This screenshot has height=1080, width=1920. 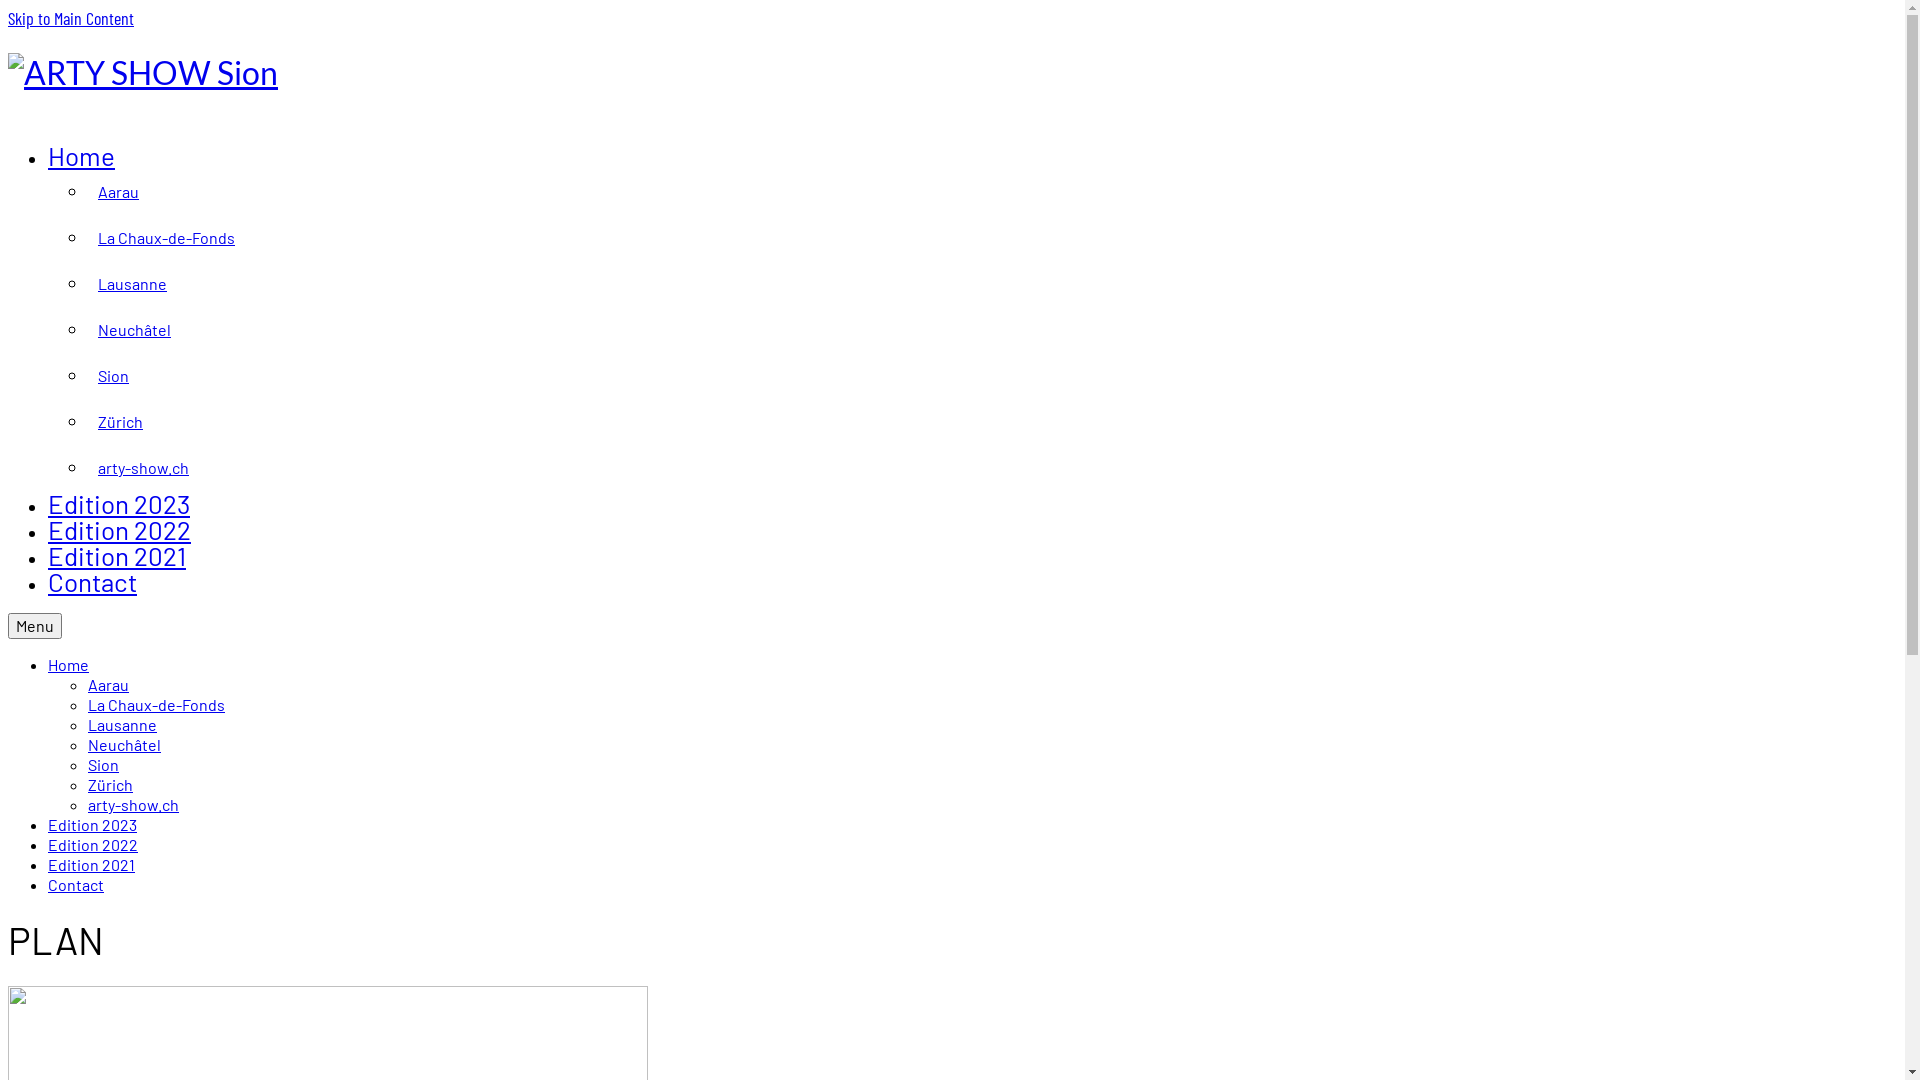 I want to click on 'Home', so click(x=80, y=154).